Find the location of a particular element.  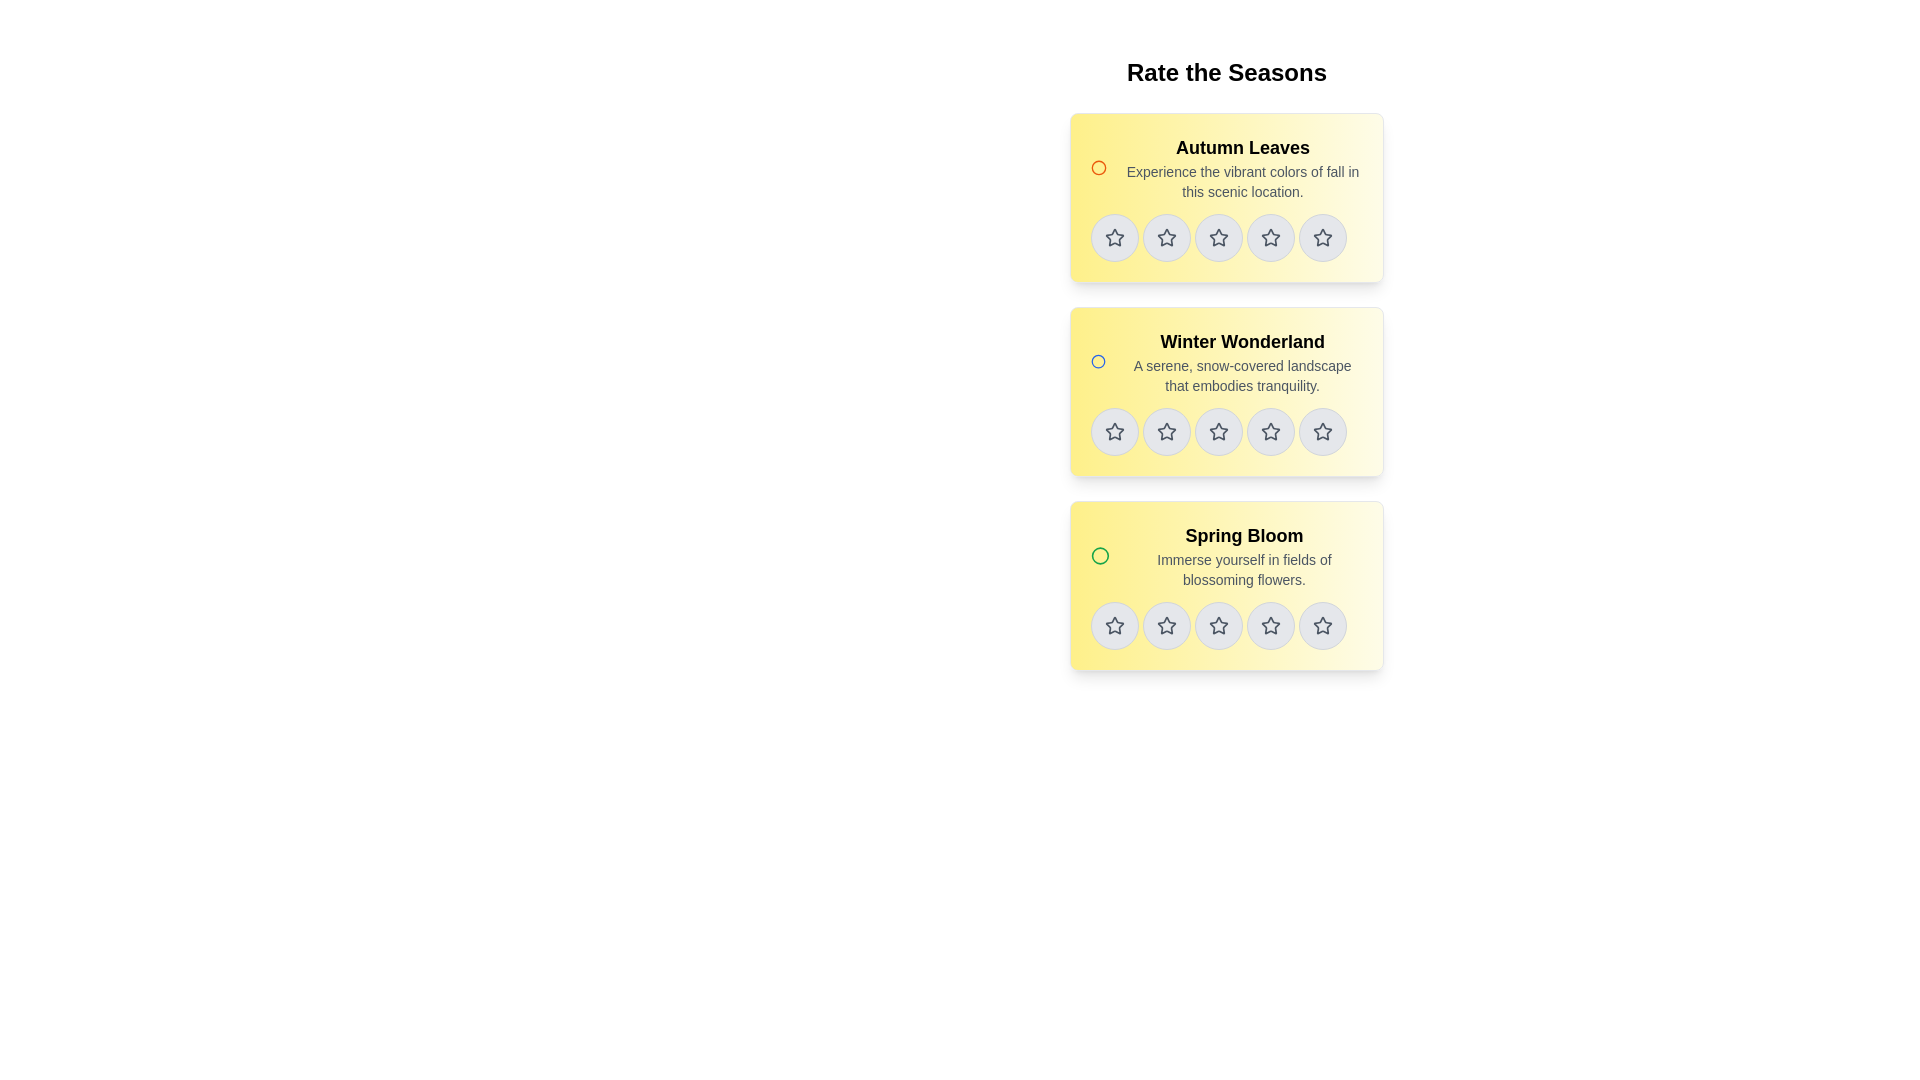

the fifth star icon in the rating system to indicate a high rating for the item labeled 'Autumn Leaves' is located at coordinates (1323, 237).